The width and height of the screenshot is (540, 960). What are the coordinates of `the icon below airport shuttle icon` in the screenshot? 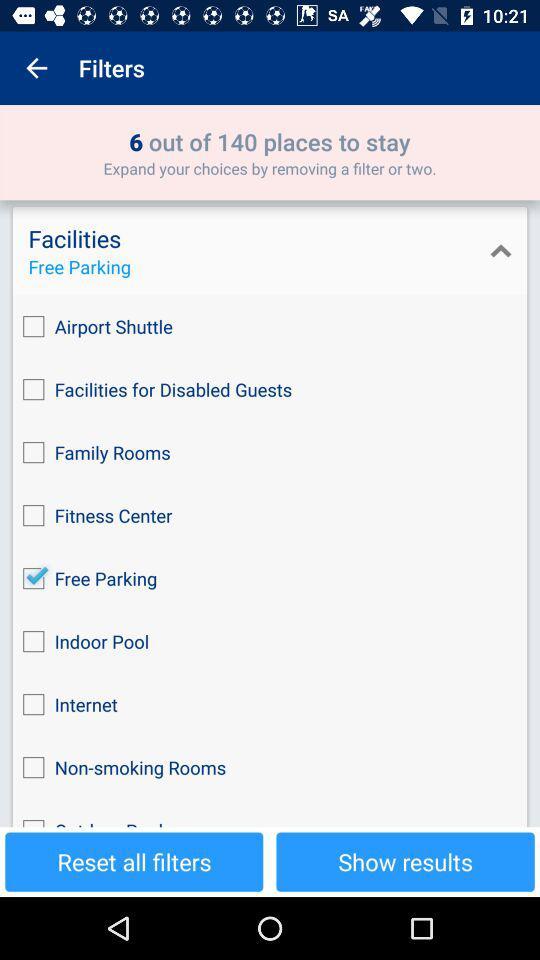 It's located at (270, 388).